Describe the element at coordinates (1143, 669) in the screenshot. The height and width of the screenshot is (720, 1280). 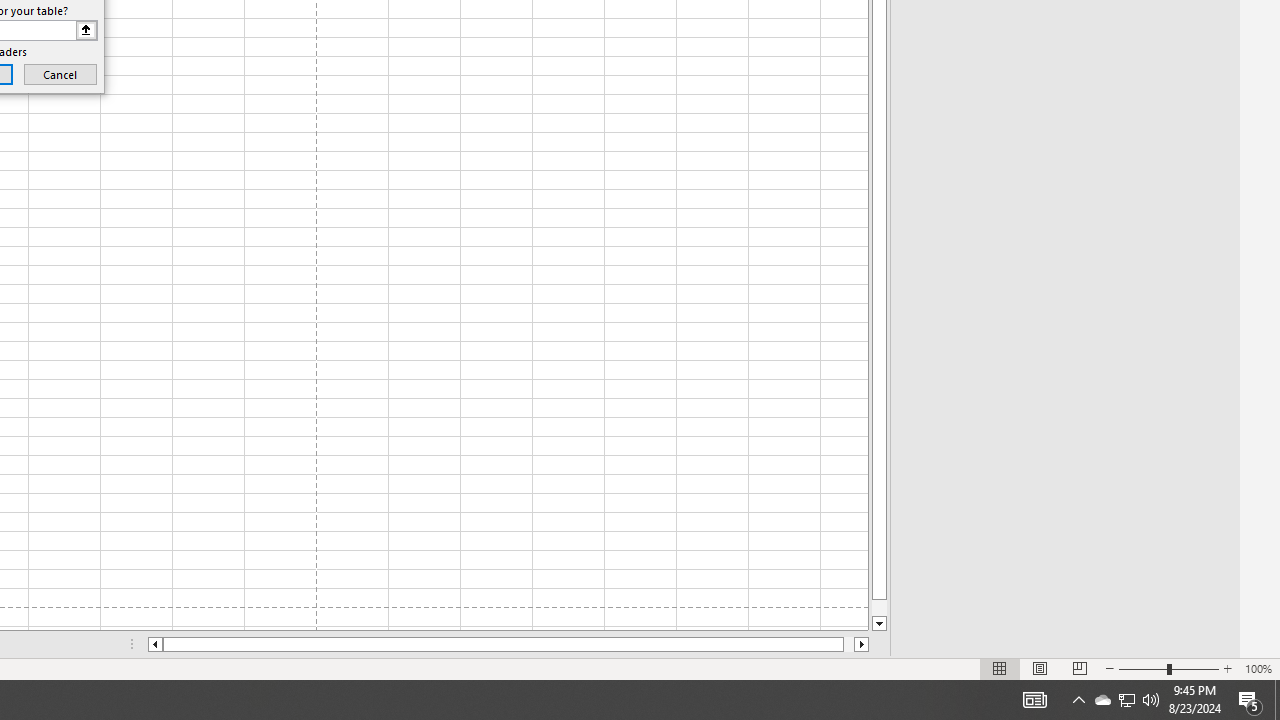
I see `'Zoom Out'` at that location.